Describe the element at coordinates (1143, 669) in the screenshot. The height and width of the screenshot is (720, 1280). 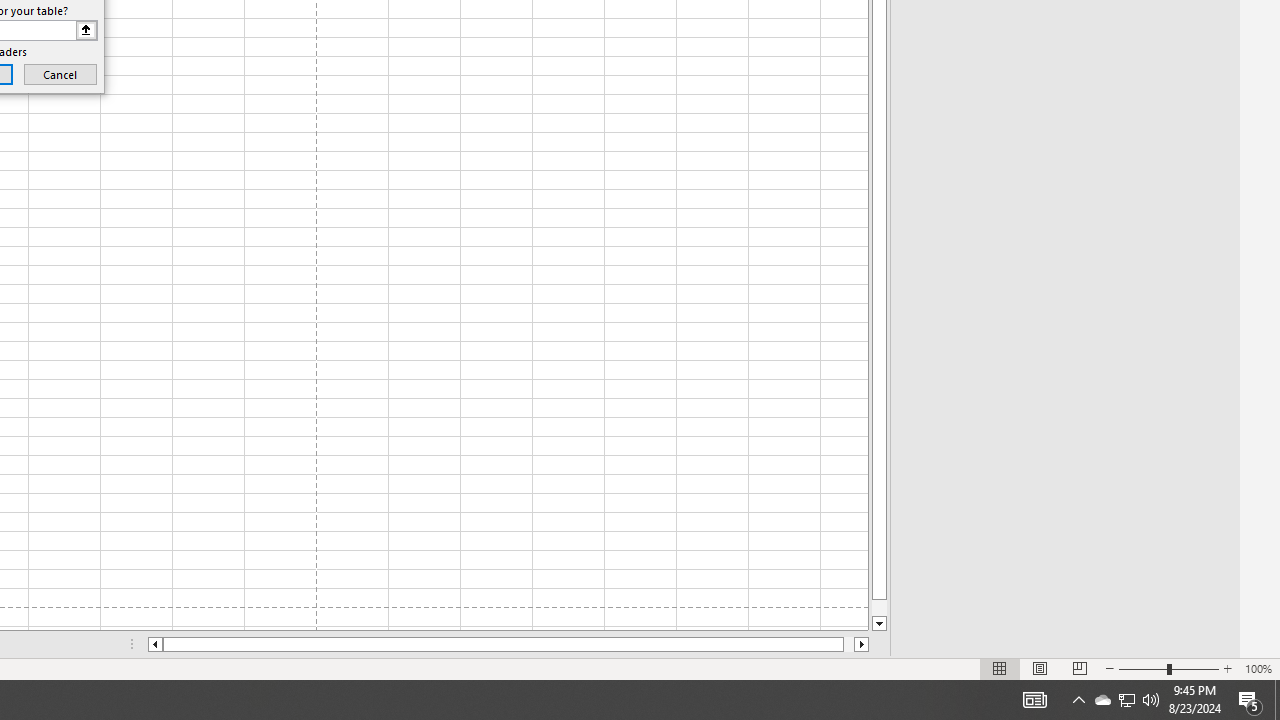
I see `'Zoom Out'` at that location.